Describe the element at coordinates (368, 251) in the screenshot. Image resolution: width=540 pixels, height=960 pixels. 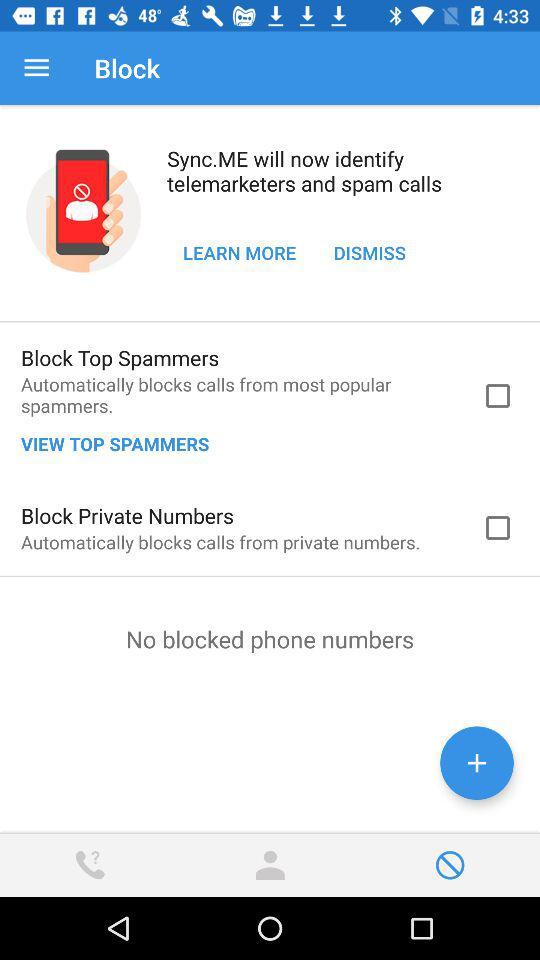
I see `the item to the right of learn more item` at that location.